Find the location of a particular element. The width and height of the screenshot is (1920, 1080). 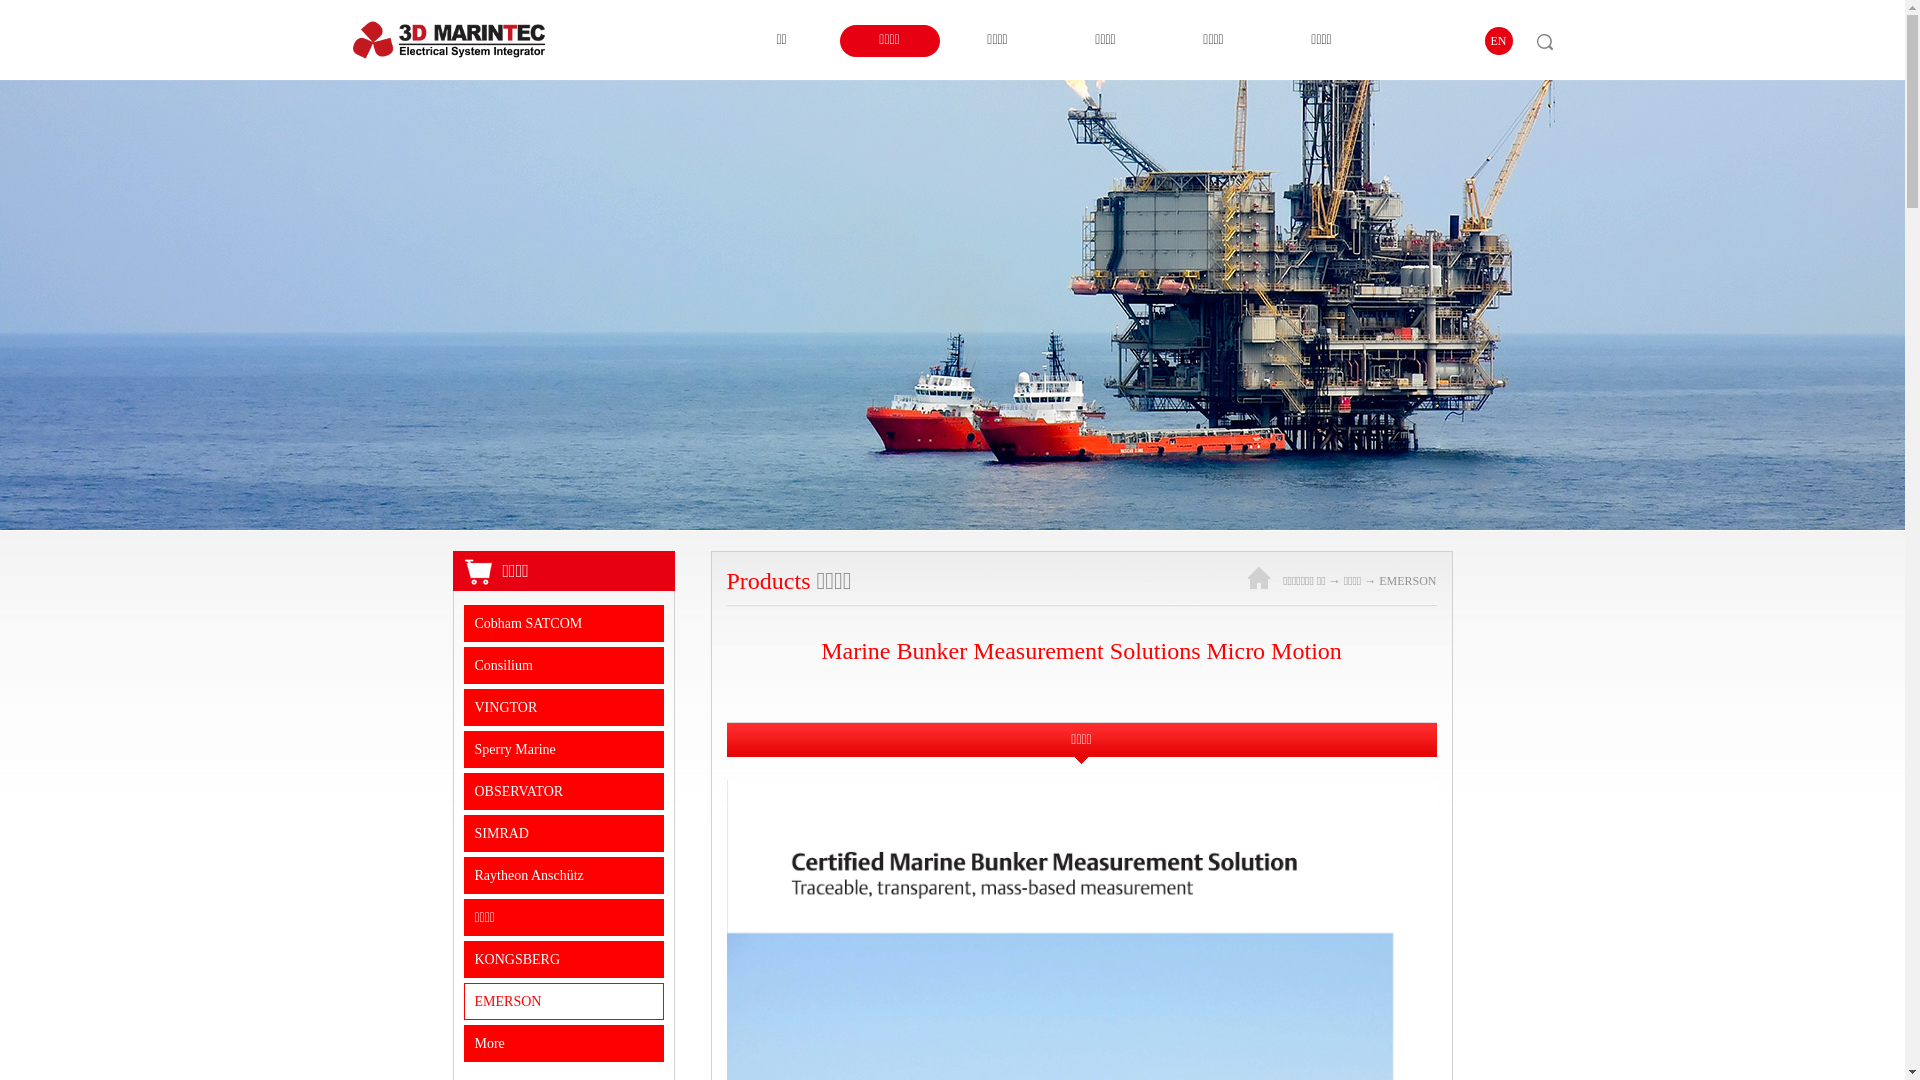

'OBSERVATOR' is located at coordinates (563, 790).